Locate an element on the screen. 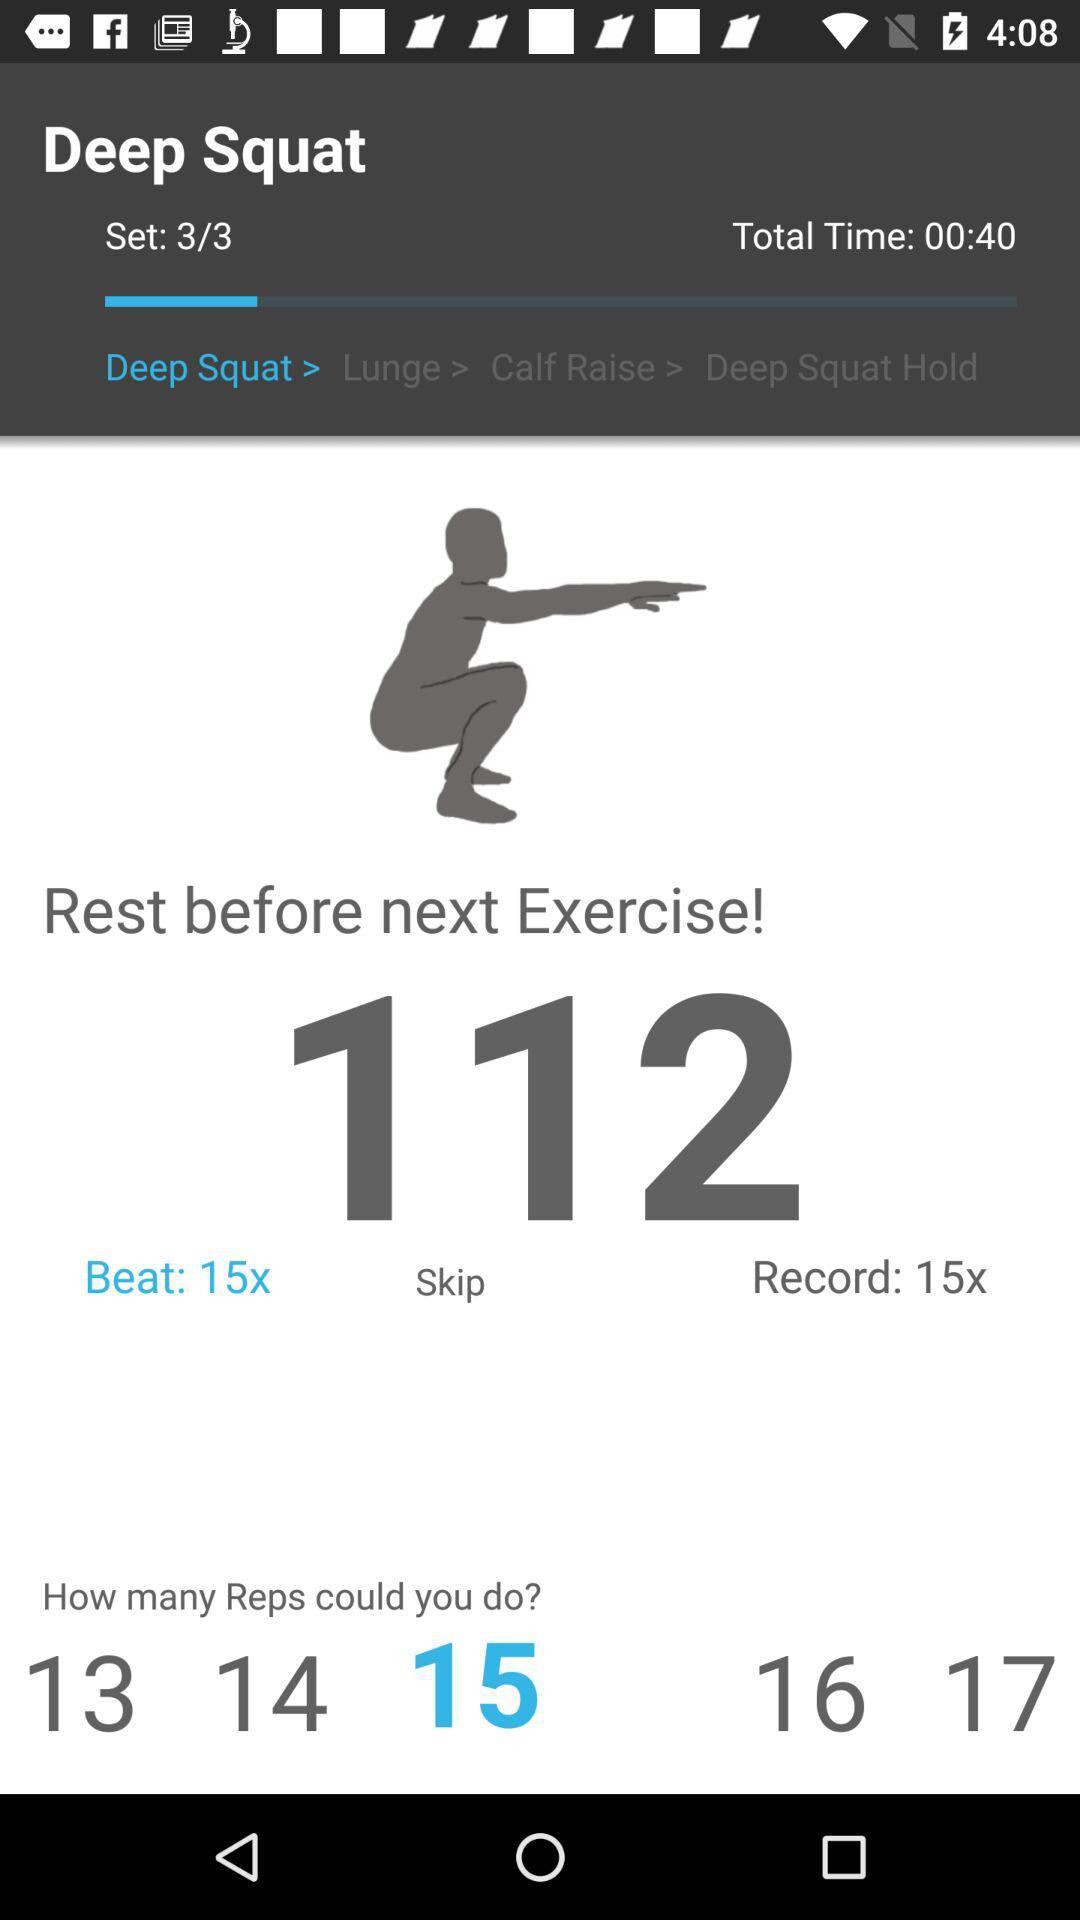 The width and height of the screenshot is (1080, 1920). icon to the left of 14 icon is located at coordinates (68, 1688).